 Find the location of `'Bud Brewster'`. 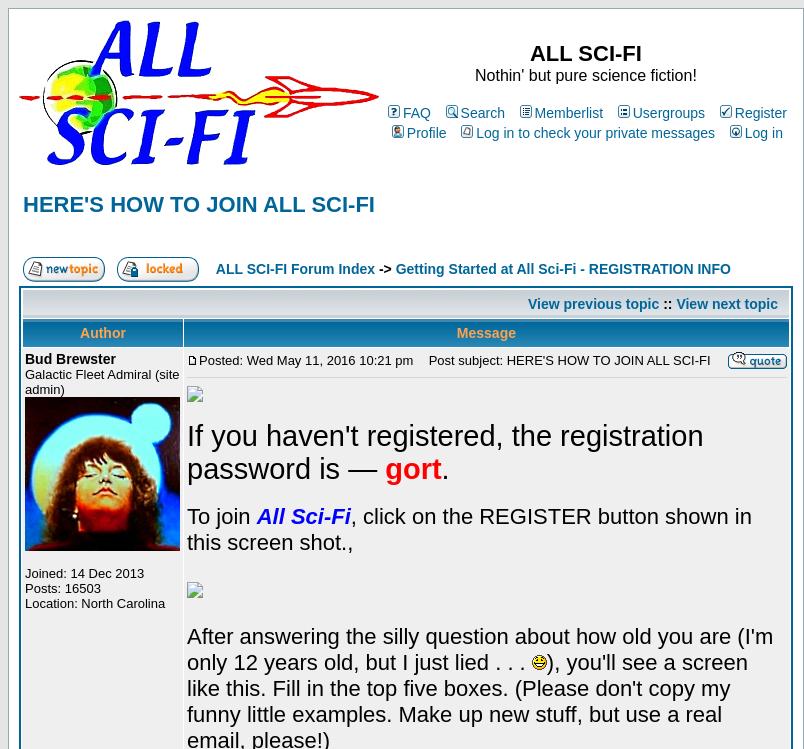

'Bud Brewster' is located at coordinates (69, 358).